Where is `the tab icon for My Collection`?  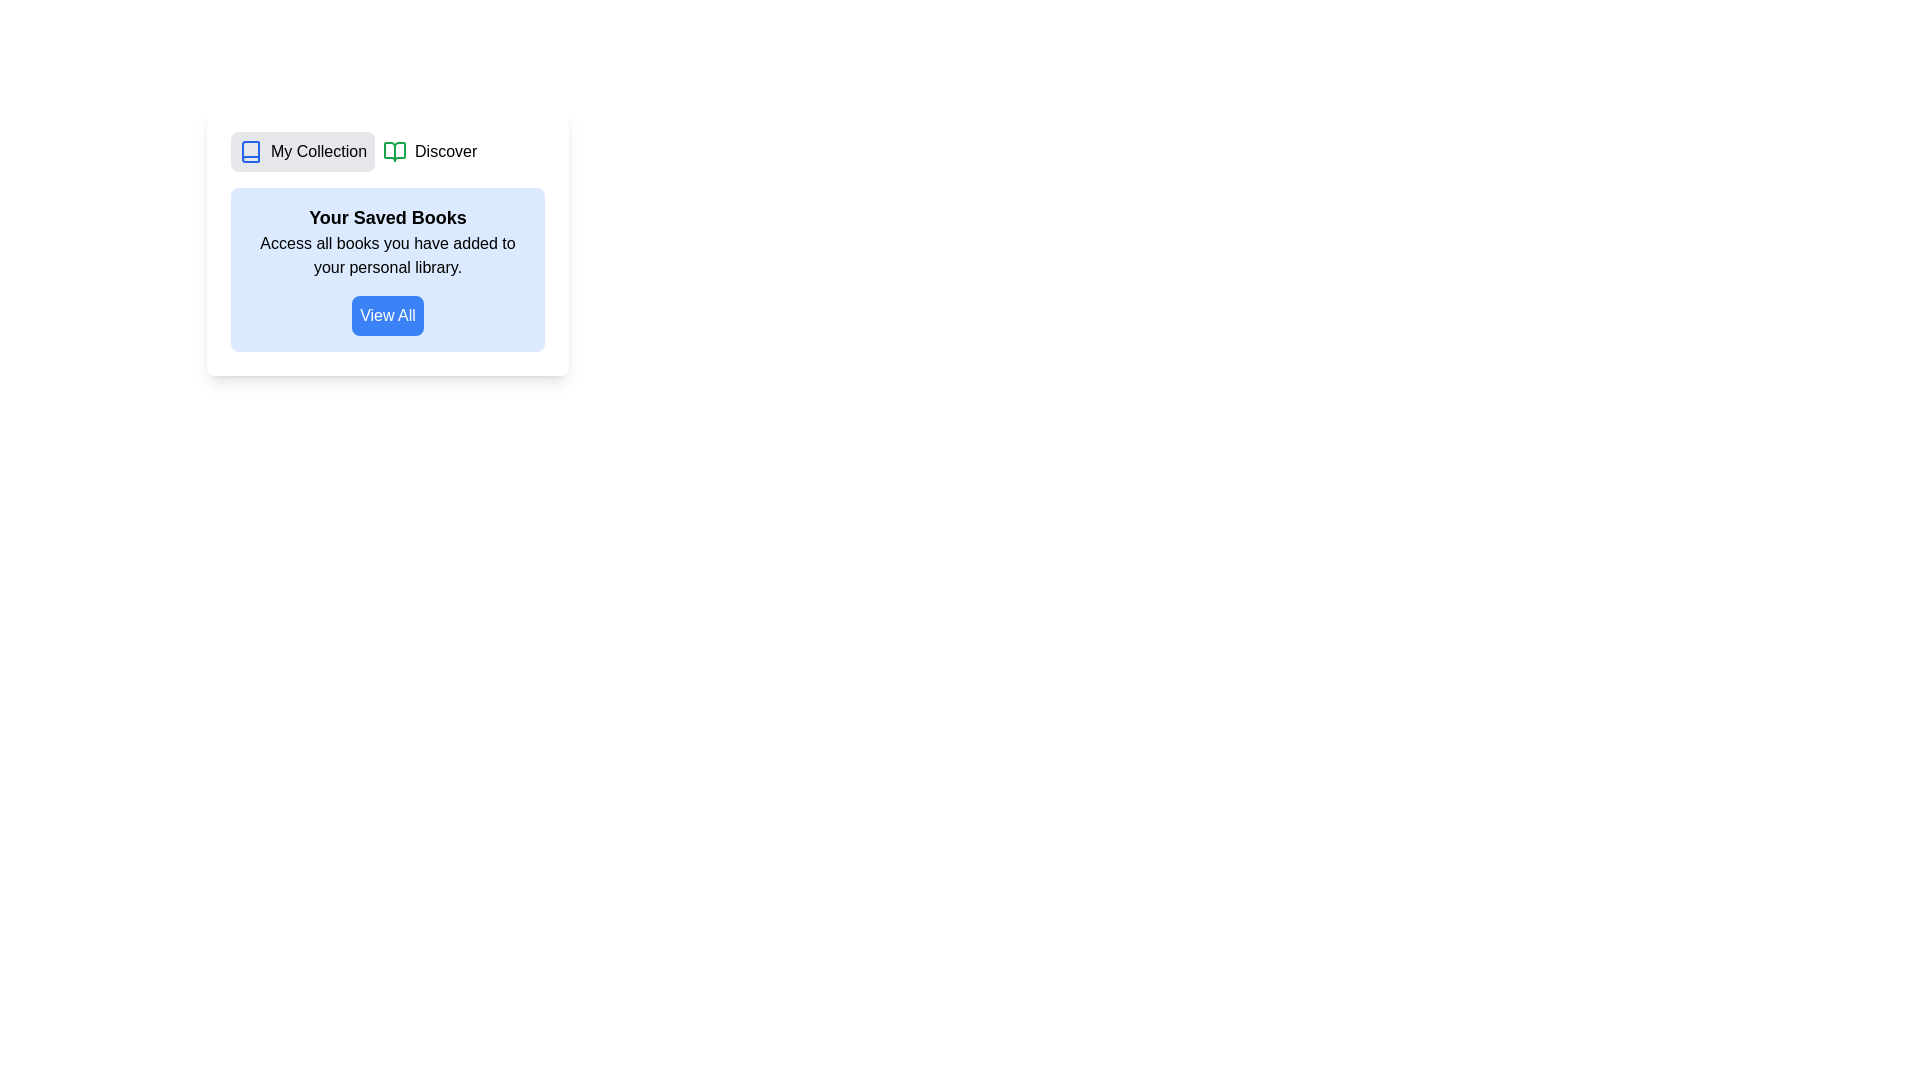
the tab icon for My Collection is located at coordinates (249, 150).